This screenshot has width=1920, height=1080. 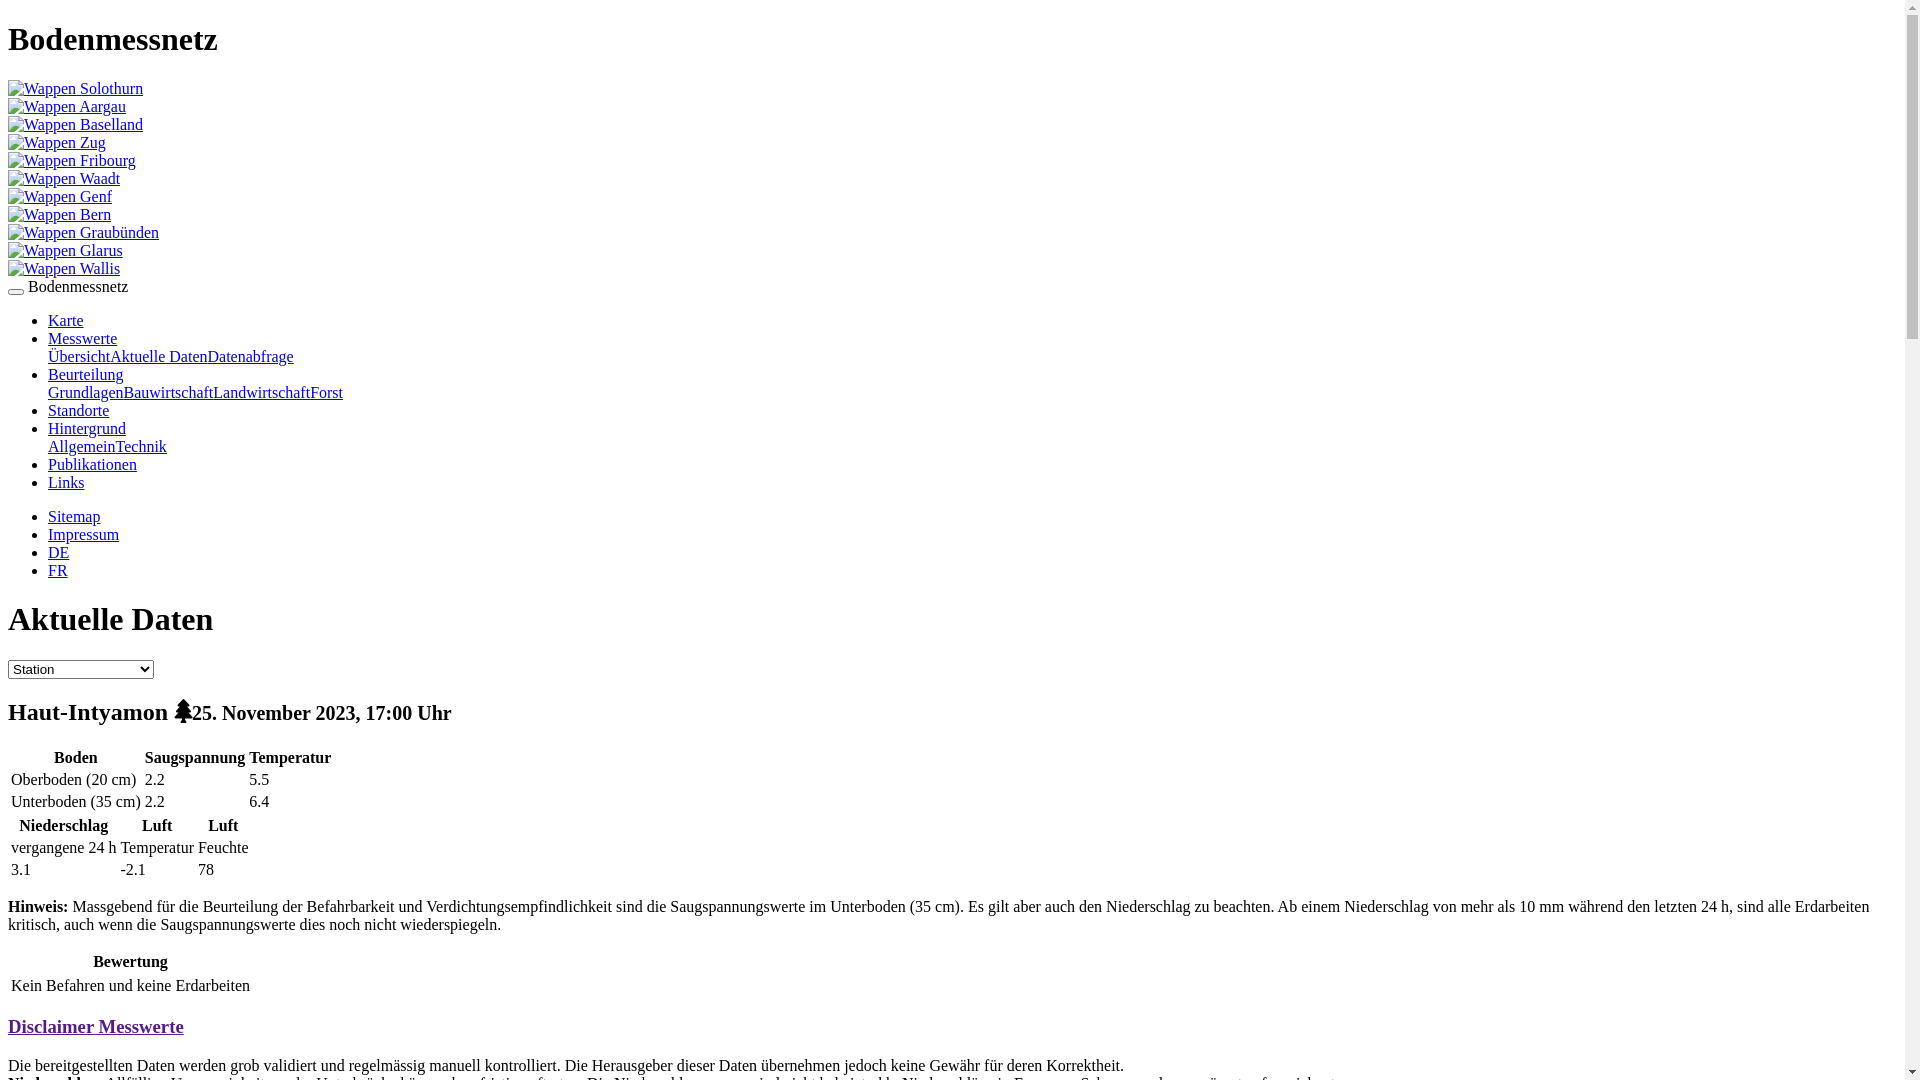 I want to click on 'Impressum', so click(x=82, y=533).